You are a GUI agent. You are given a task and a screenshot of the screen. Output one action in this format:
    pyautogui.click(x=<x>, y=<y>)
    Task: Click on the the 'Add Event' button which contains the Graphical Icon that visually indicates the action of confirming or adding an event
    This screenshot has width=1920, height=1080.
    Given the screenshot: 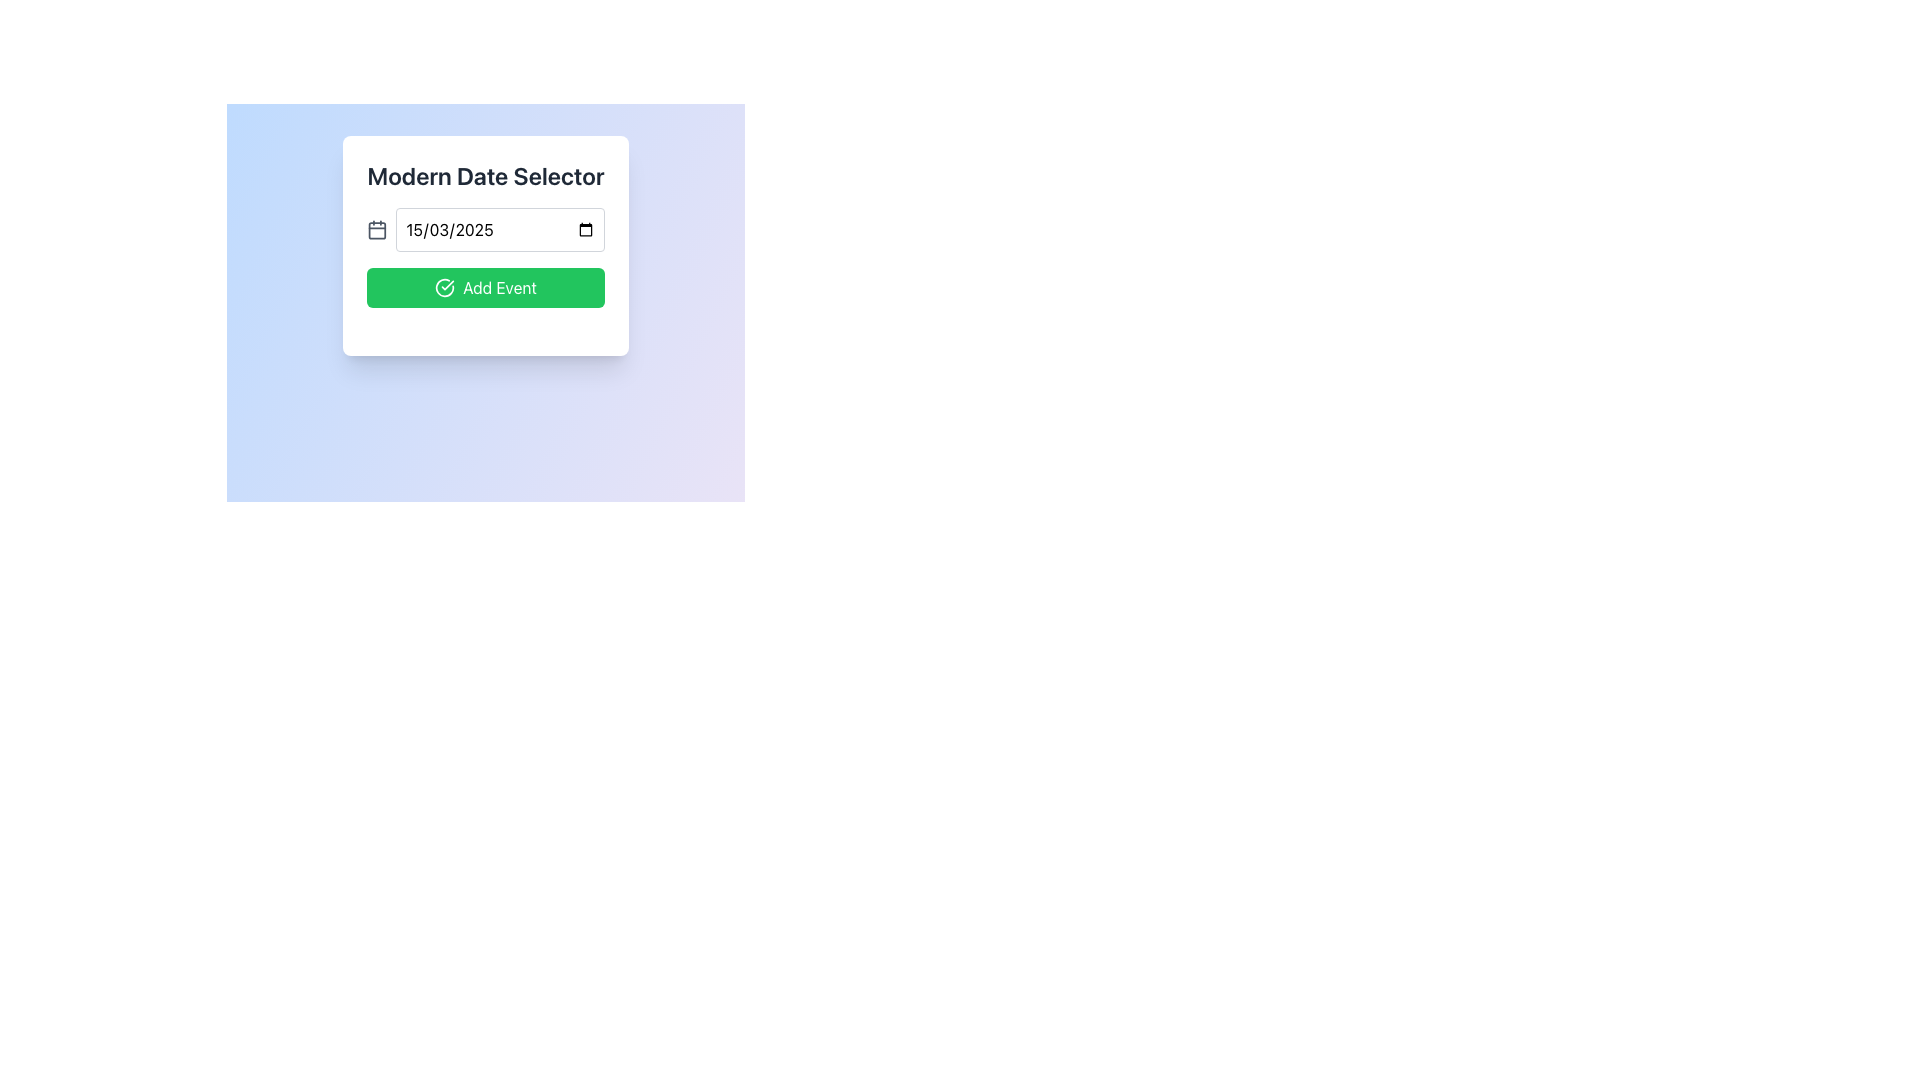 What is the action you would take?
    pyautogui.click(x=444, y=288)
    